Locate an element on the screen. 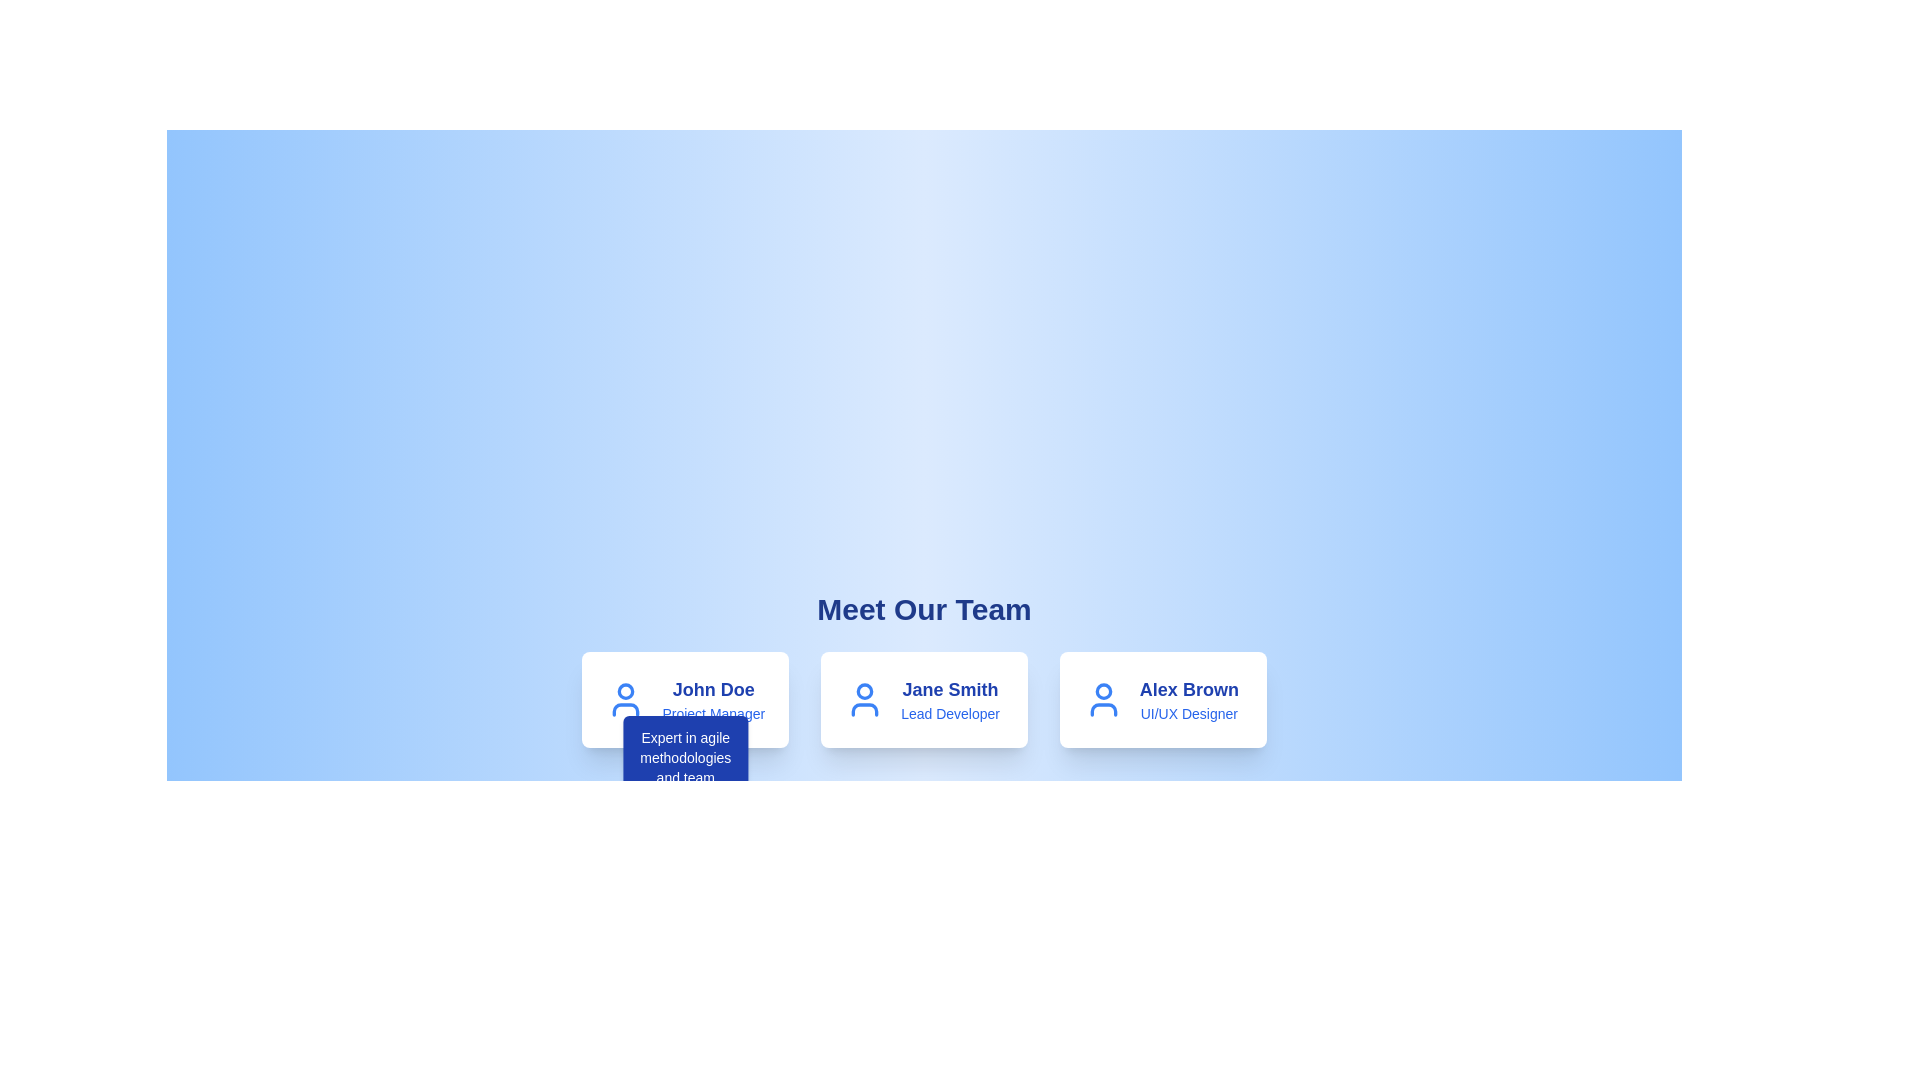  static text element that displays 'John Doe', which is styled in a larger bold font and dark blue color, located in the first card of the 'Meet Our Team' section is located at coordinates (713, 689).